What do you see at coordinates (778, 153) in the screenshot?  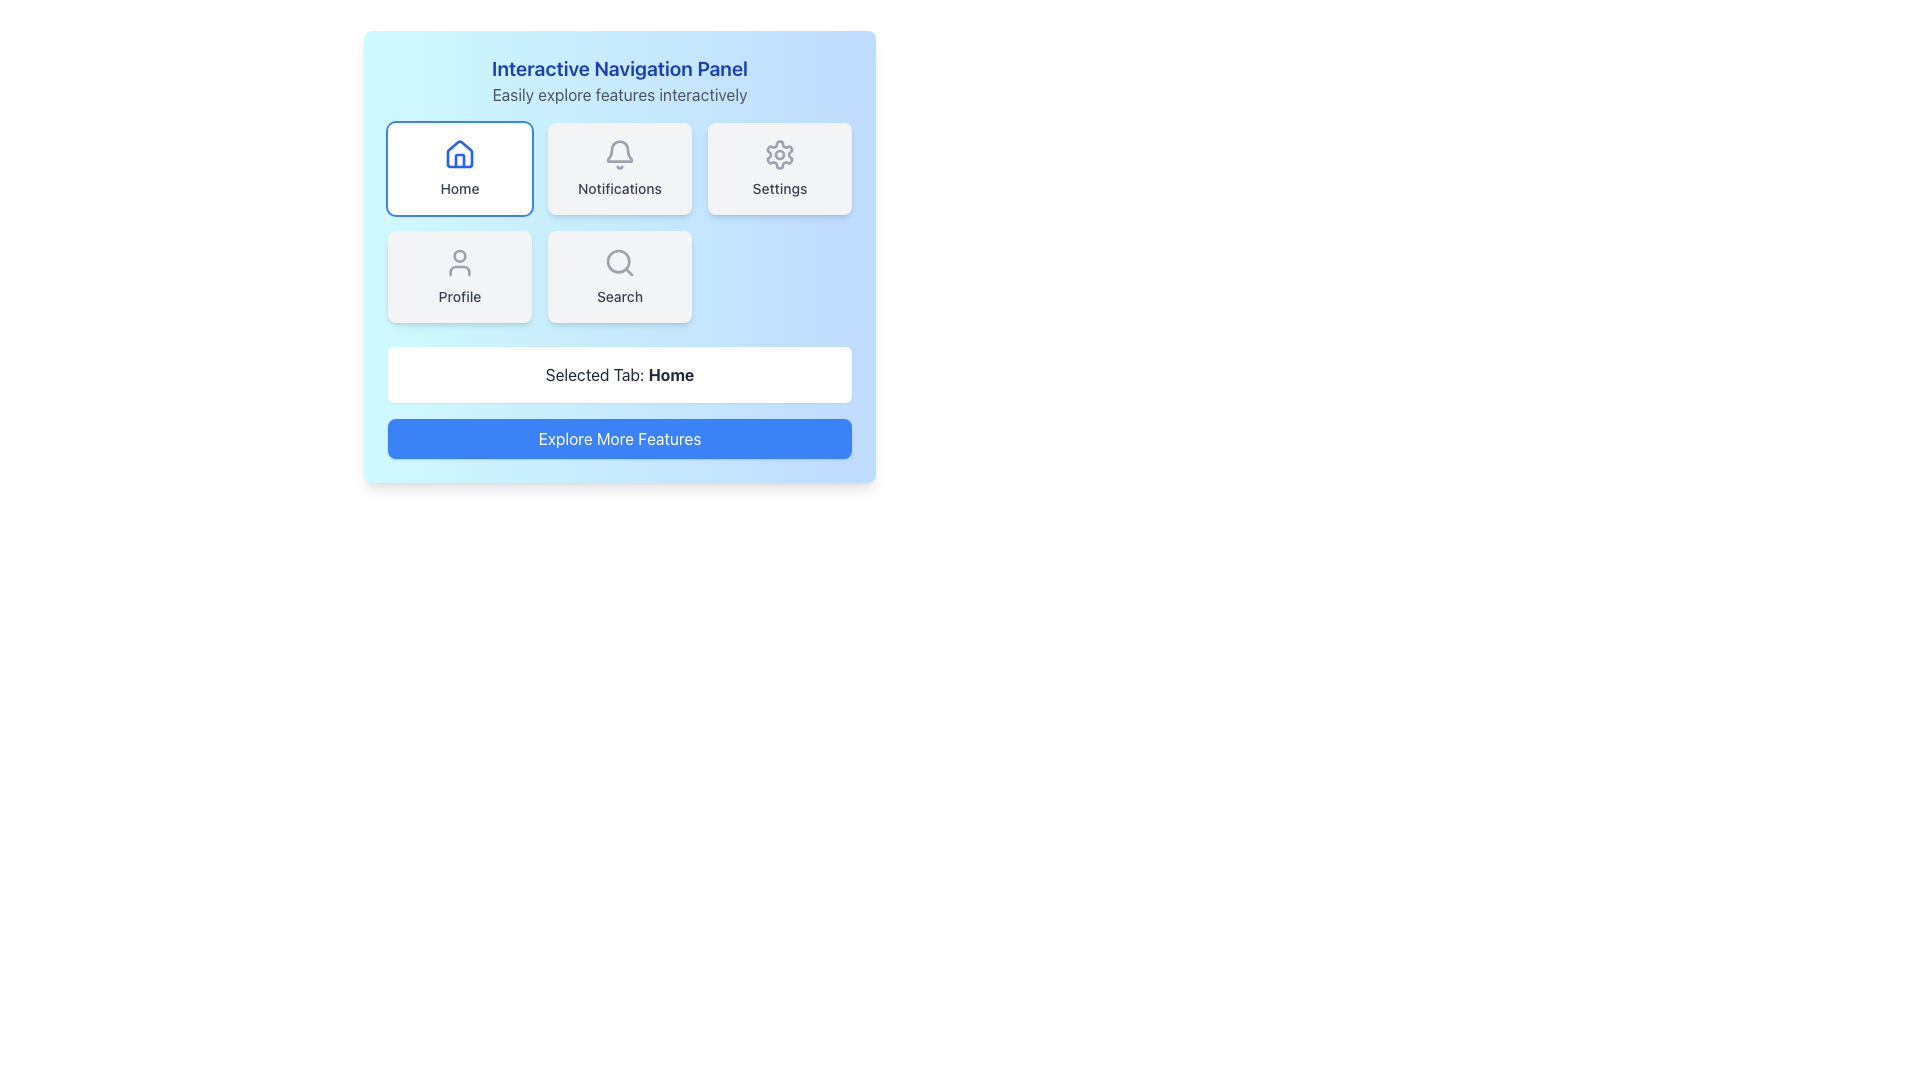 I see `the cogwheel icon located in the top-right section of the navigation panel` at bounding box center [778, 153].